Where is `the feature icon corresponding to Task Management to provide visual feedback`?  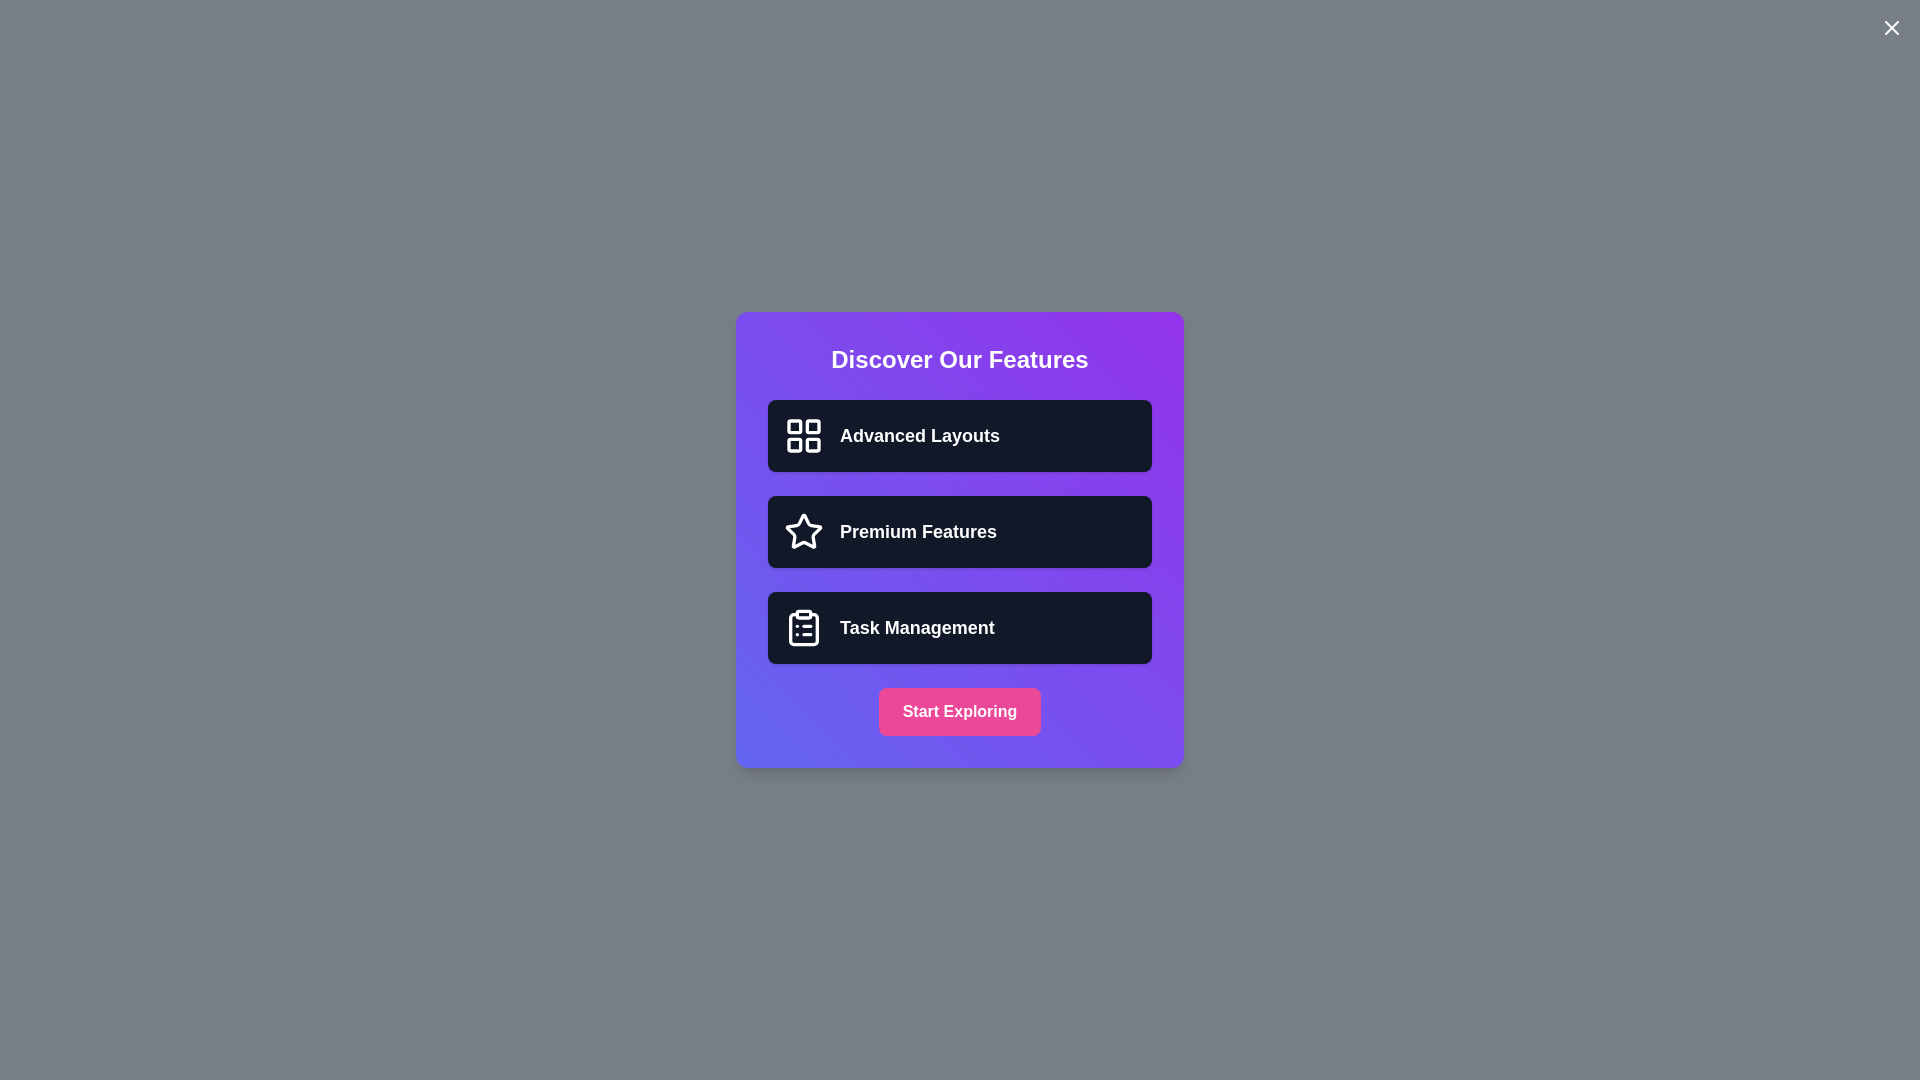 the feature icon corresponding to Task Management to provide visual feedback is located at coordinates (804, 627).